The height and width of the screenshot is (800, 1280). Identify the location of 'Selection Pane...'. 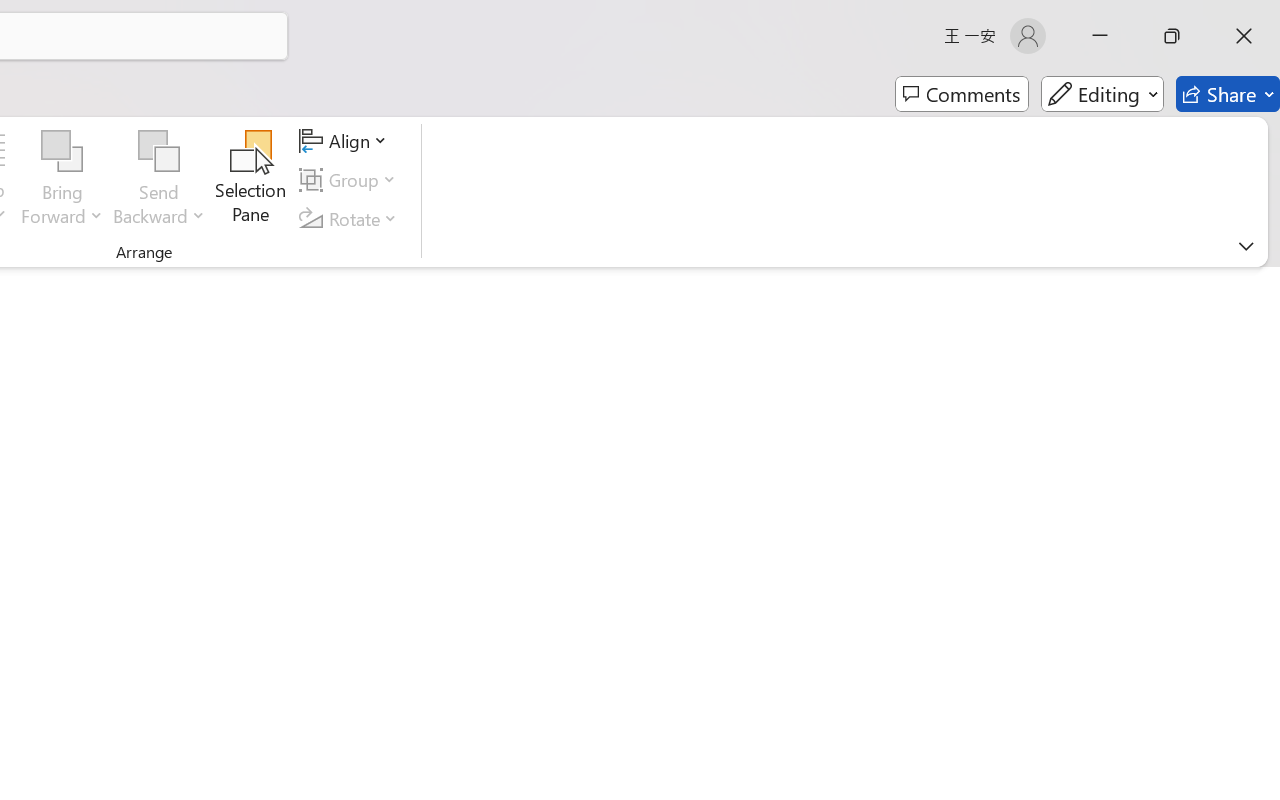
(250, 179).